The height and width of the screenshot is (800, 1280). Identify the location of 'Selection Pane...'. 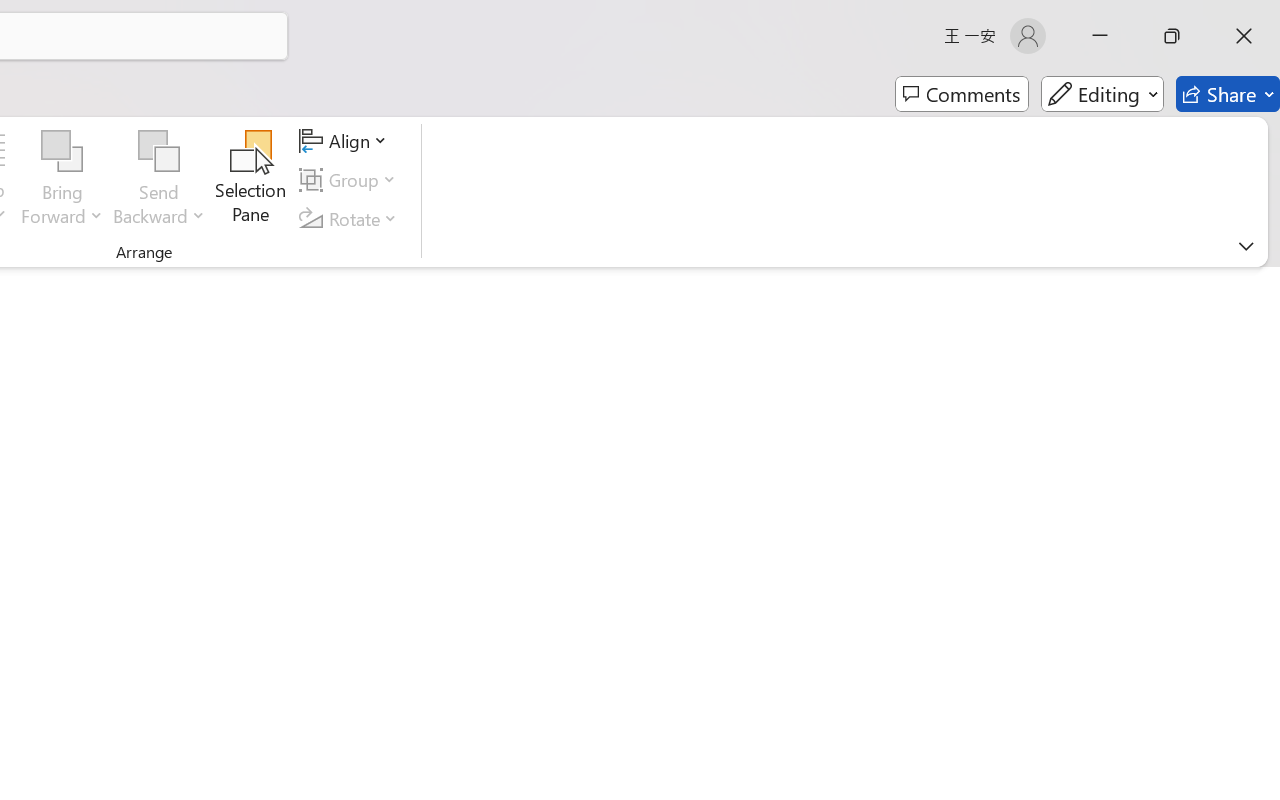
(250, 179).